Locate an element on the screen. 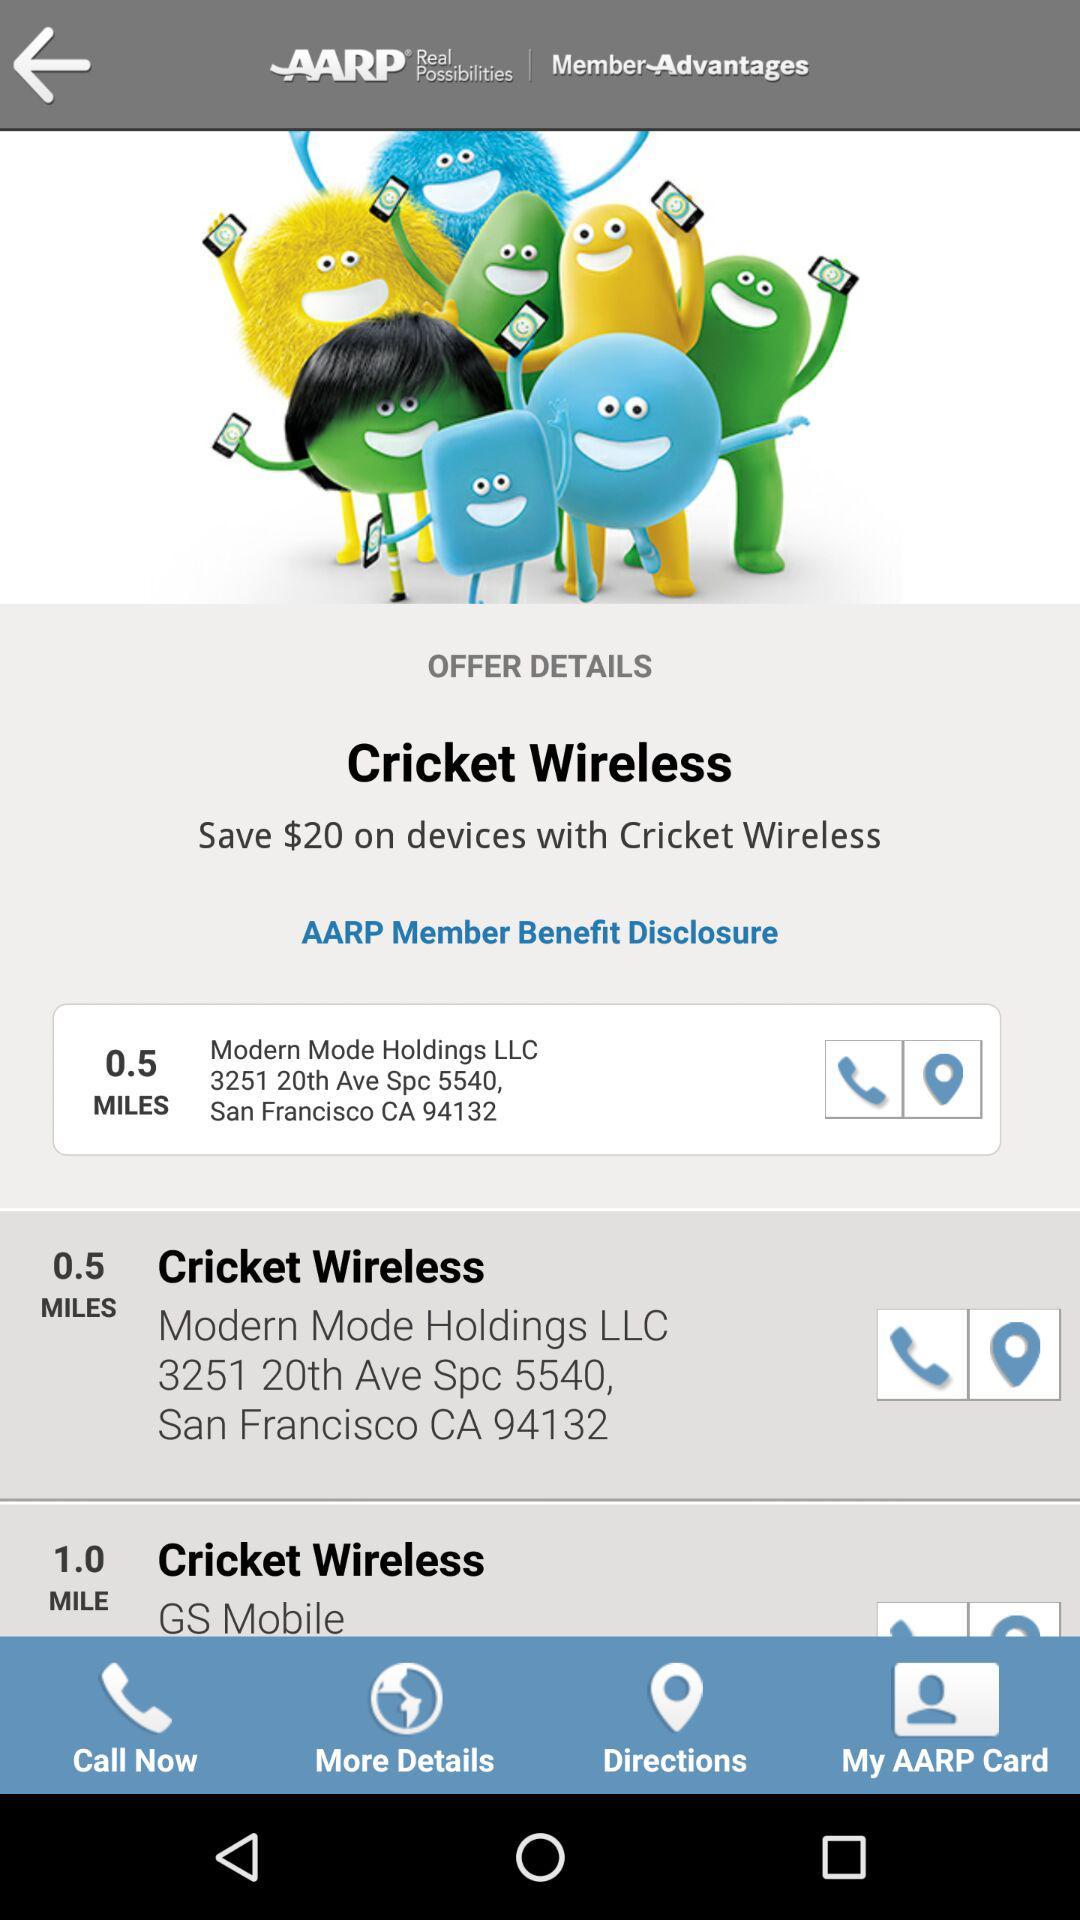 This screenshot has height=1920, width=1080. icon at the top left corner is located at coordinates (51, 66).